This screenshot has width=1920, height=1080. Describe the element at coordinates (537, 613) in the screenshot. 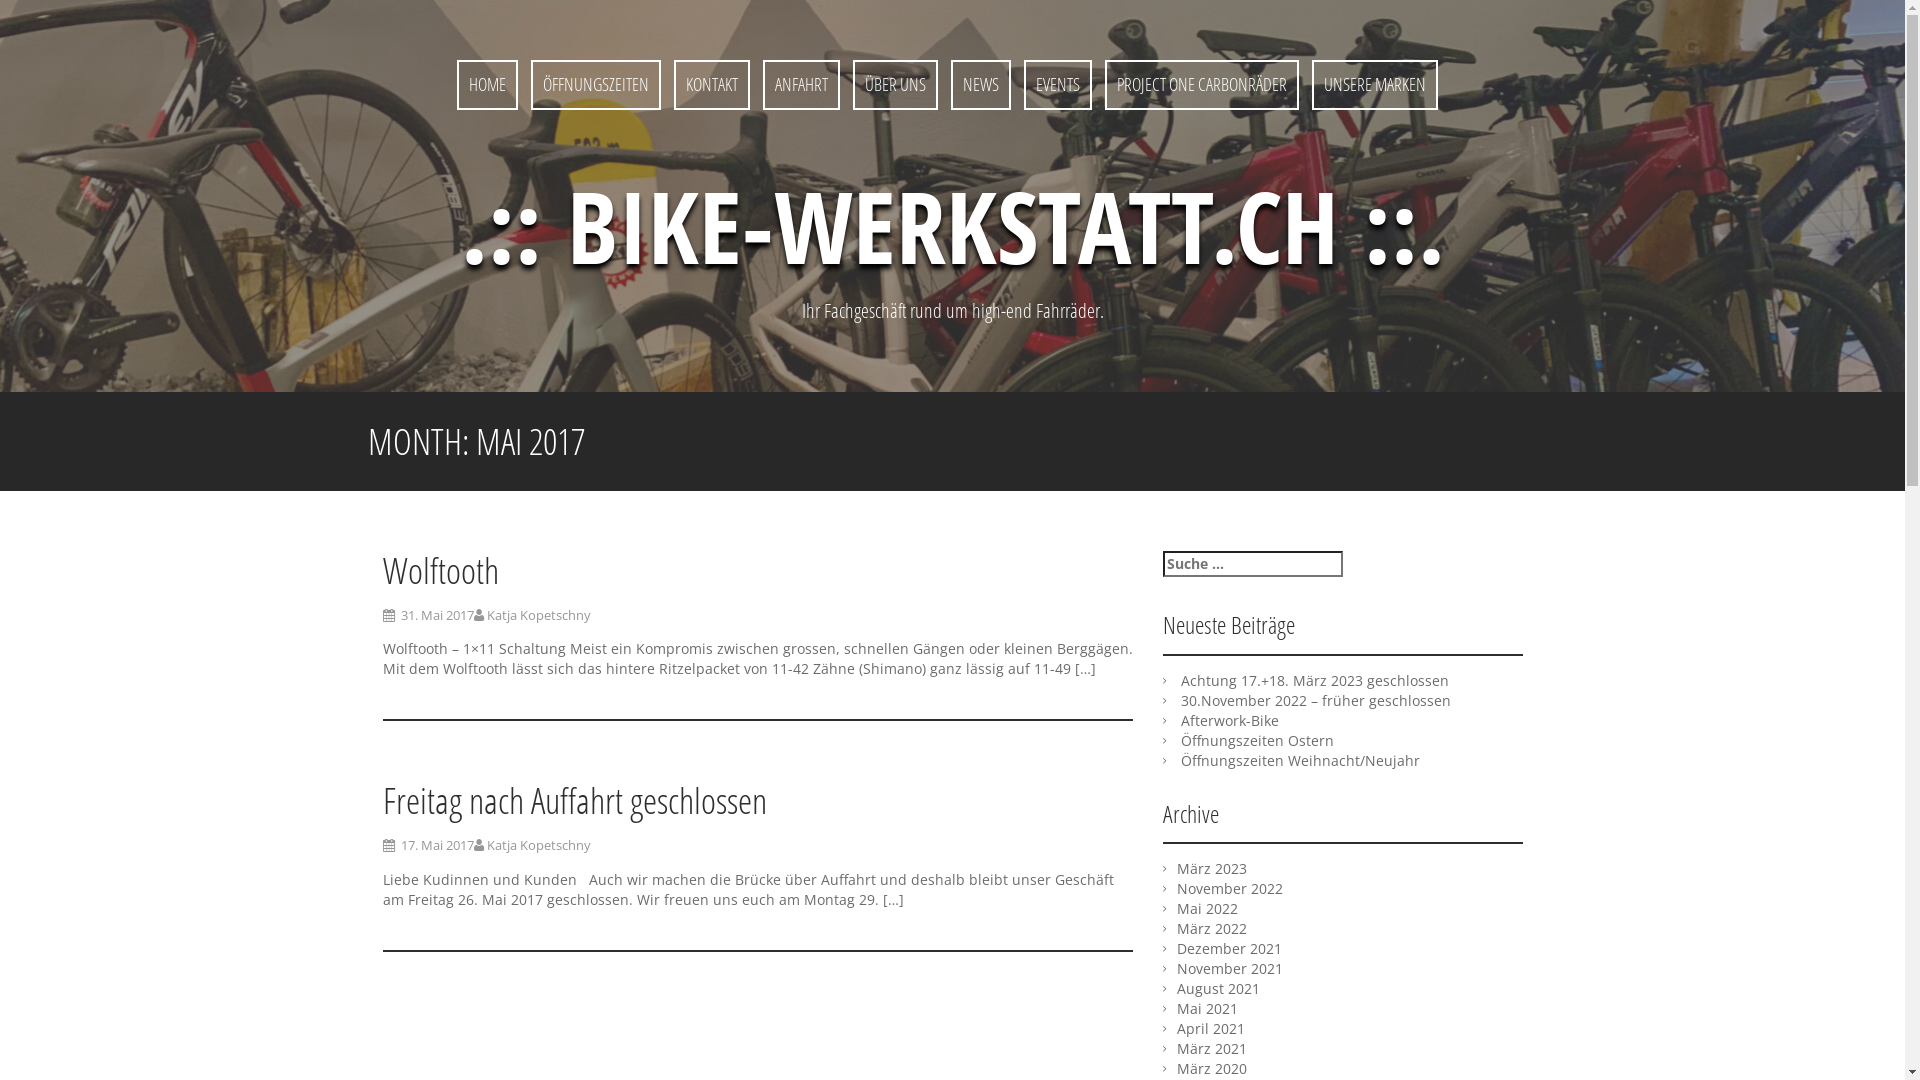

I see `'Katja Kopetschny'` at that location.